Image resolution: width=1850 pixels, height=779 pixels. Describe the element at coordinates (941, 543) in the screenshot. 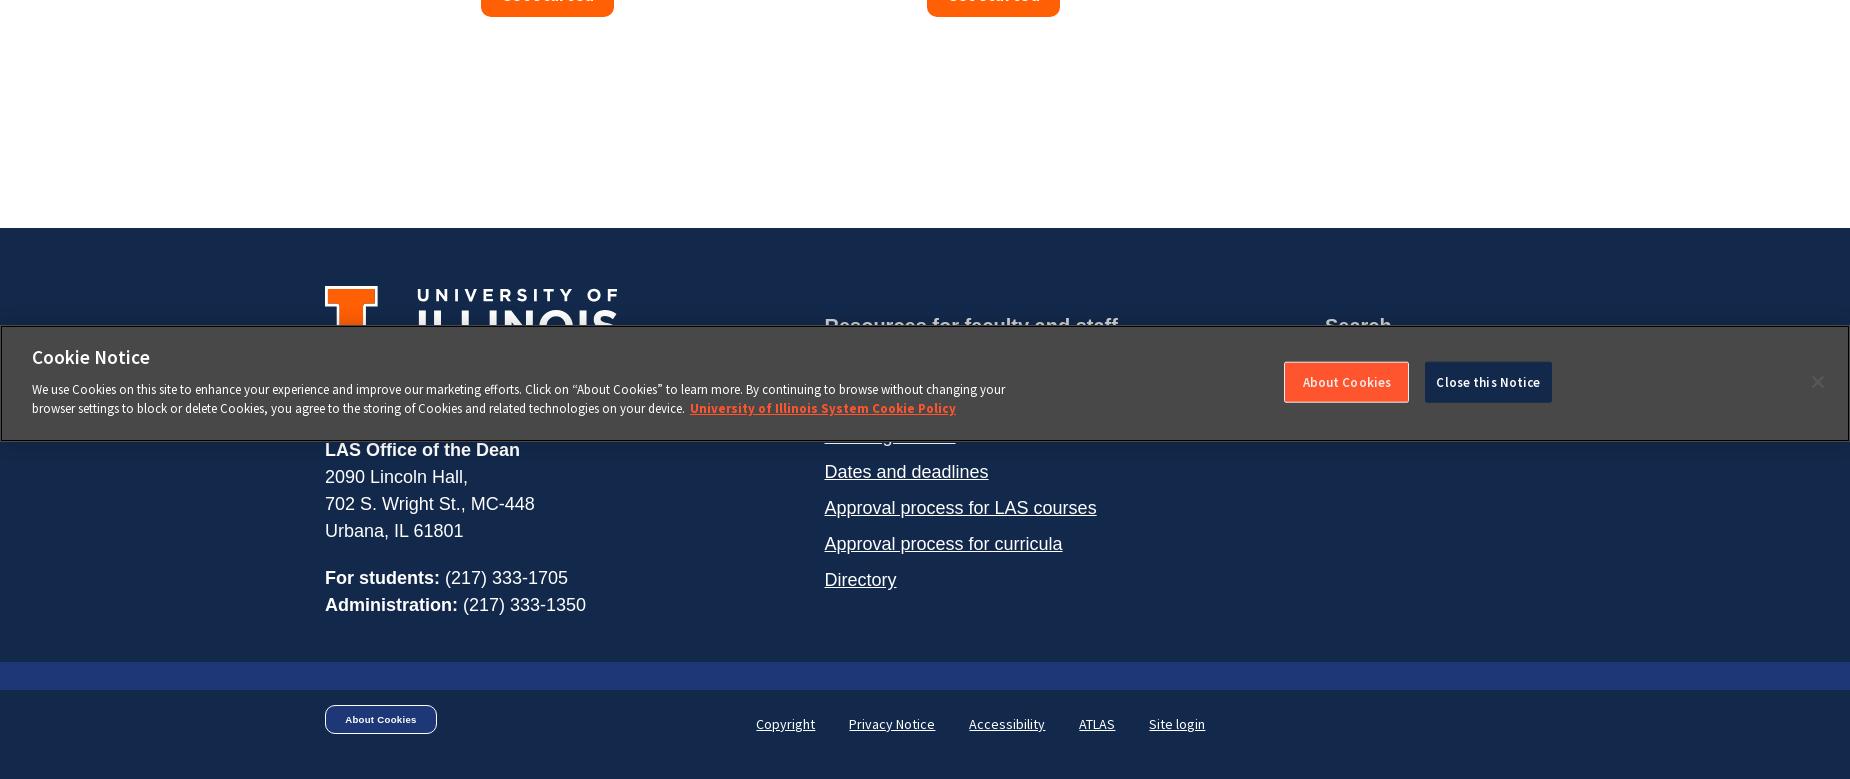

I see `'Approval process for curricula'` at that location.